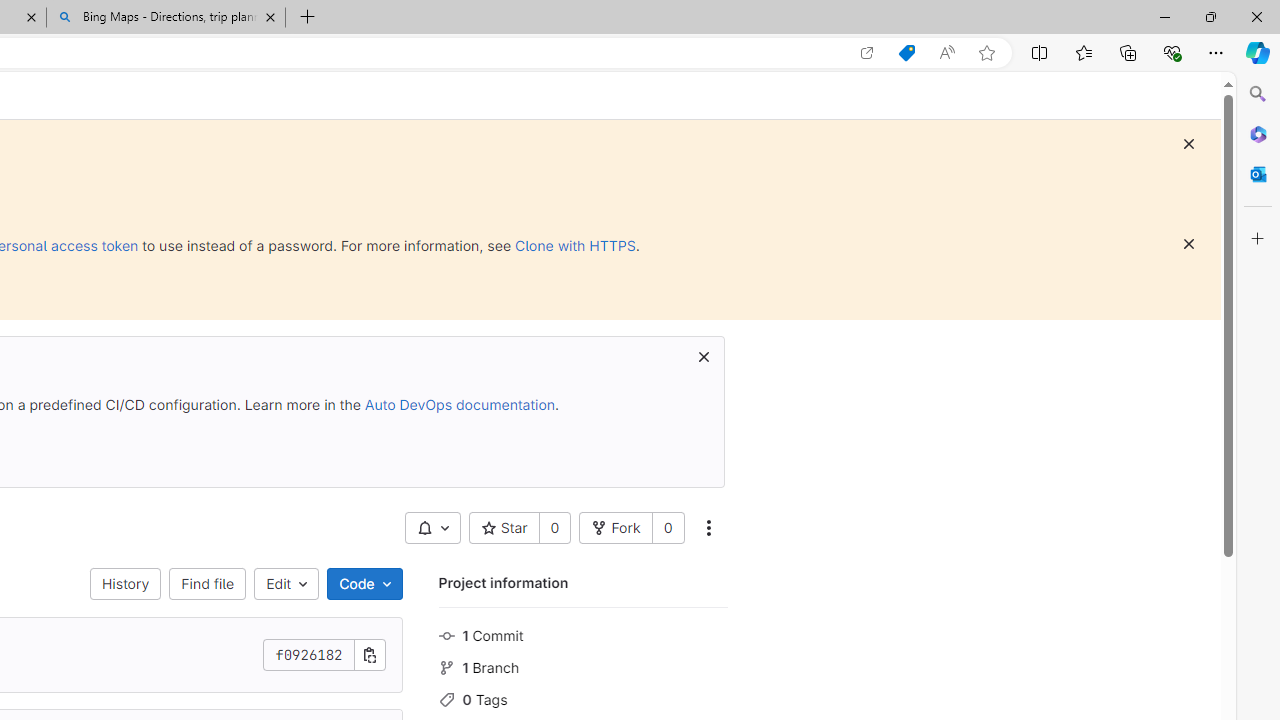 The width and height of the screenshot is (1280, 720). I want to click on 'Class: s16 icon gl-mr-3 gl-text-gray-500', so click(445, 698).